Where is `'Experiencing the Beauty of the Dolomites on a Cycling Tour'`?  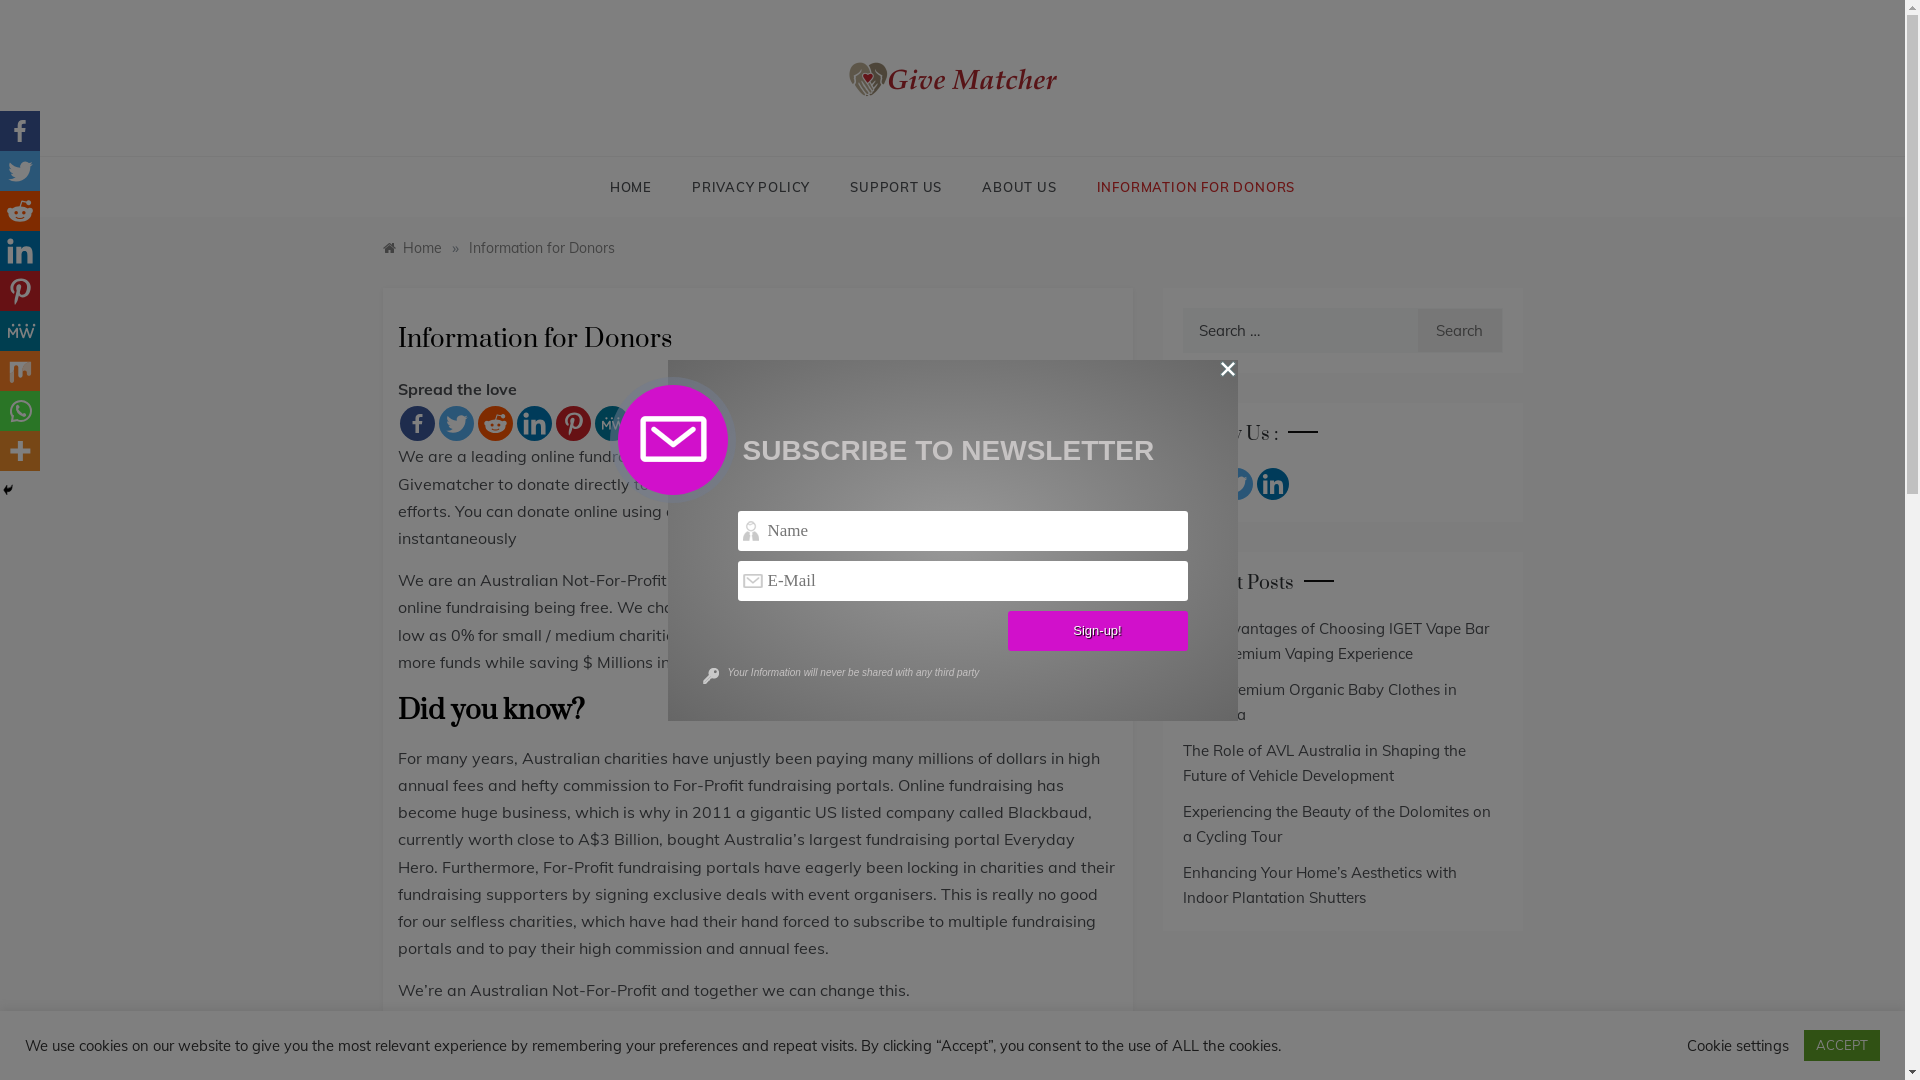 'Experiencing the Beauty of the Dolomites on a Cycling Tour' is located at coordinates (1335, 824).